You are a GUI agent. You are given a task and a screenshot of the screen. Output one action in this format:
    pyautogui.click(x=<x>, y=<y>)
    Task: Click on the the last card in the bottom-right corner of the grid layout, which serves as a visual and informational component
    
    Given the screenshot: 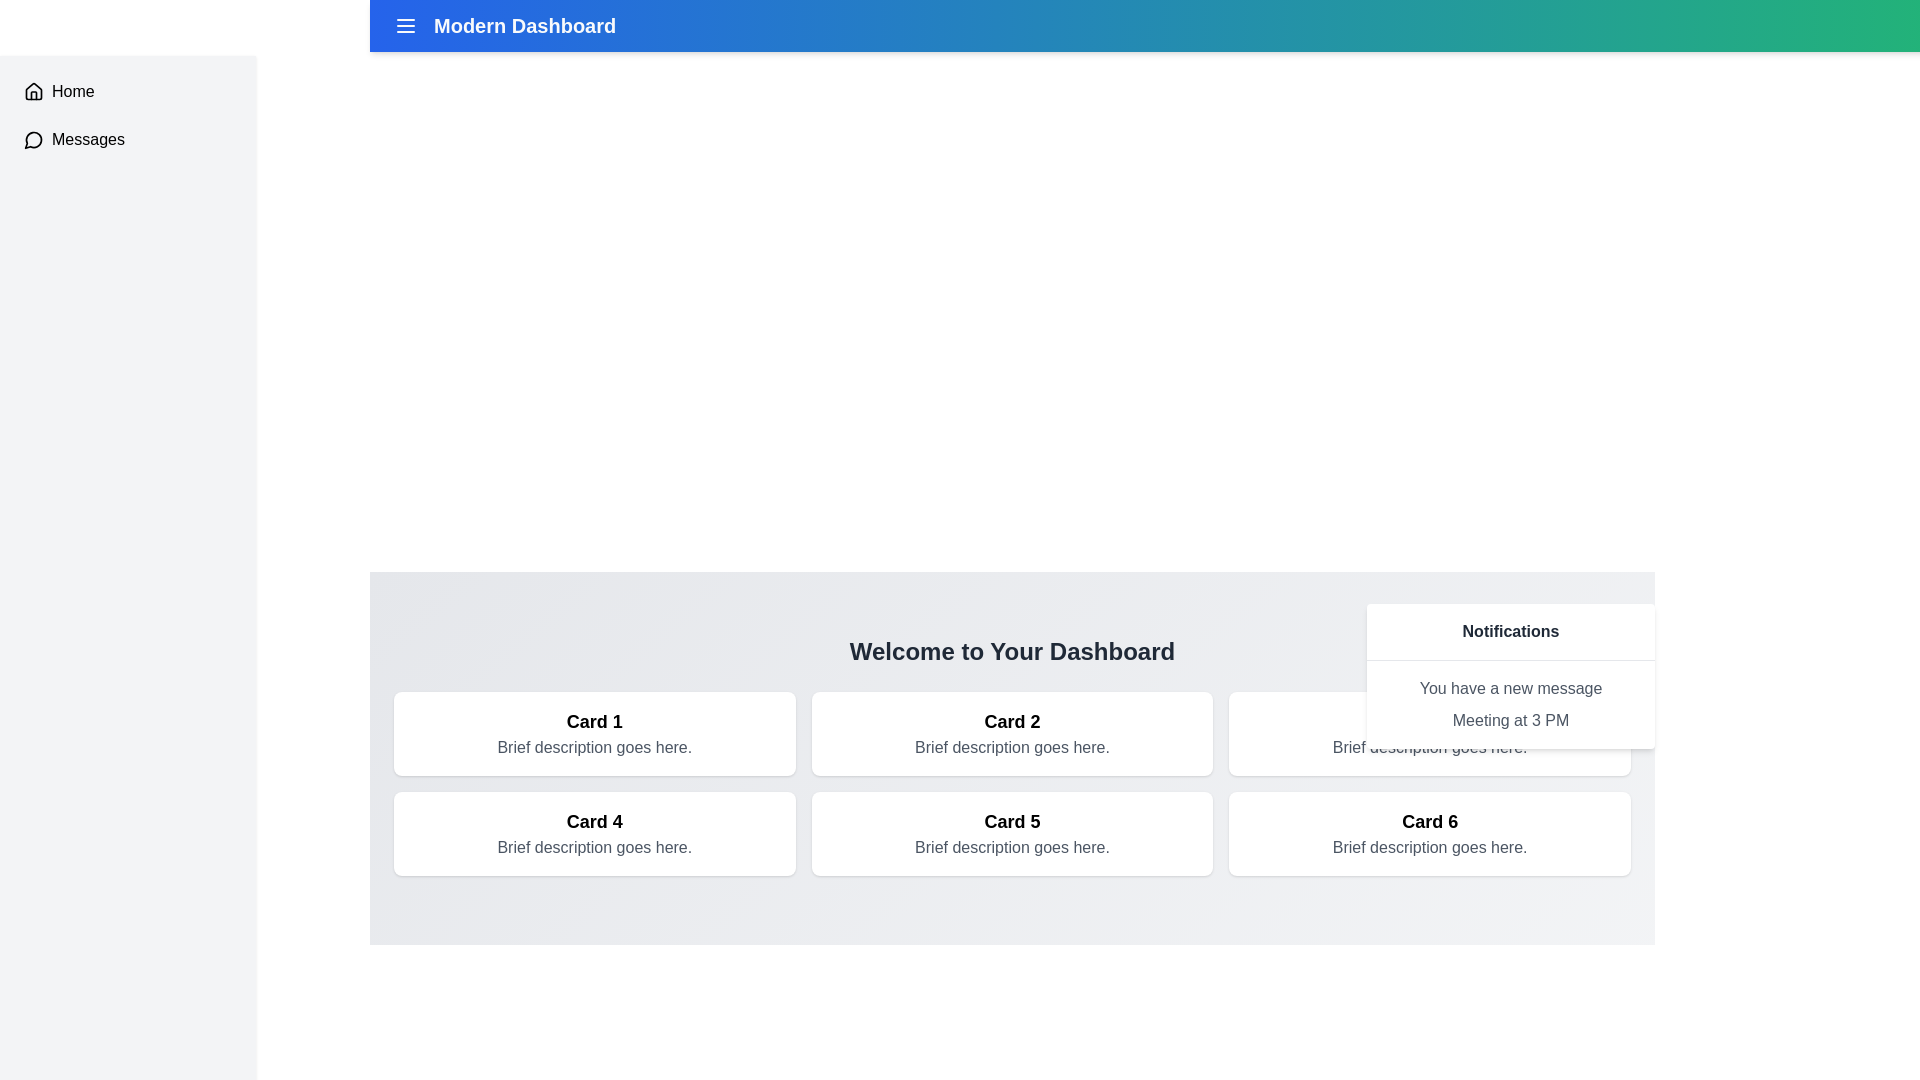 What is the action you would take?
    pyautogui.click(x=1429, y=833)
    